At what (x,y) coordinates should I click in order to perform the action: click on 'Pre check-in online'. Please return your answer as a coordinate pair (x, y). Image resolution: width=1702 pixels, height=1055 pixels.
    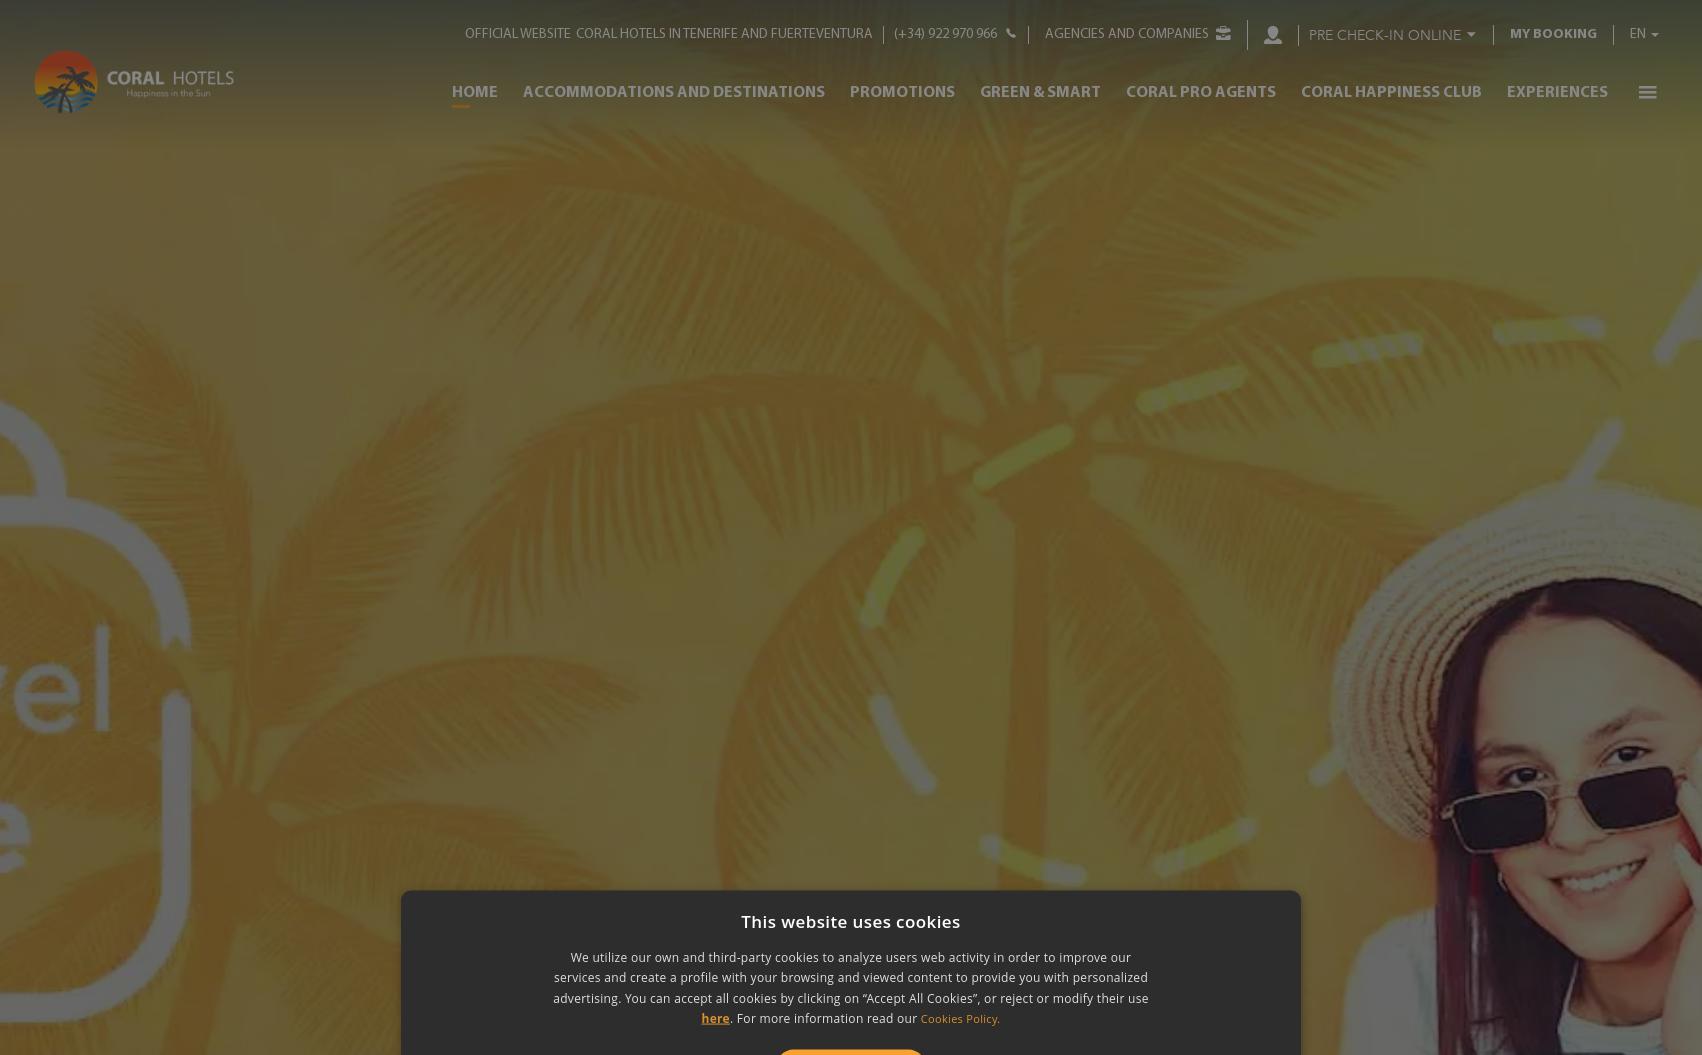
    Looking at the image, I should click on (1383, 34).